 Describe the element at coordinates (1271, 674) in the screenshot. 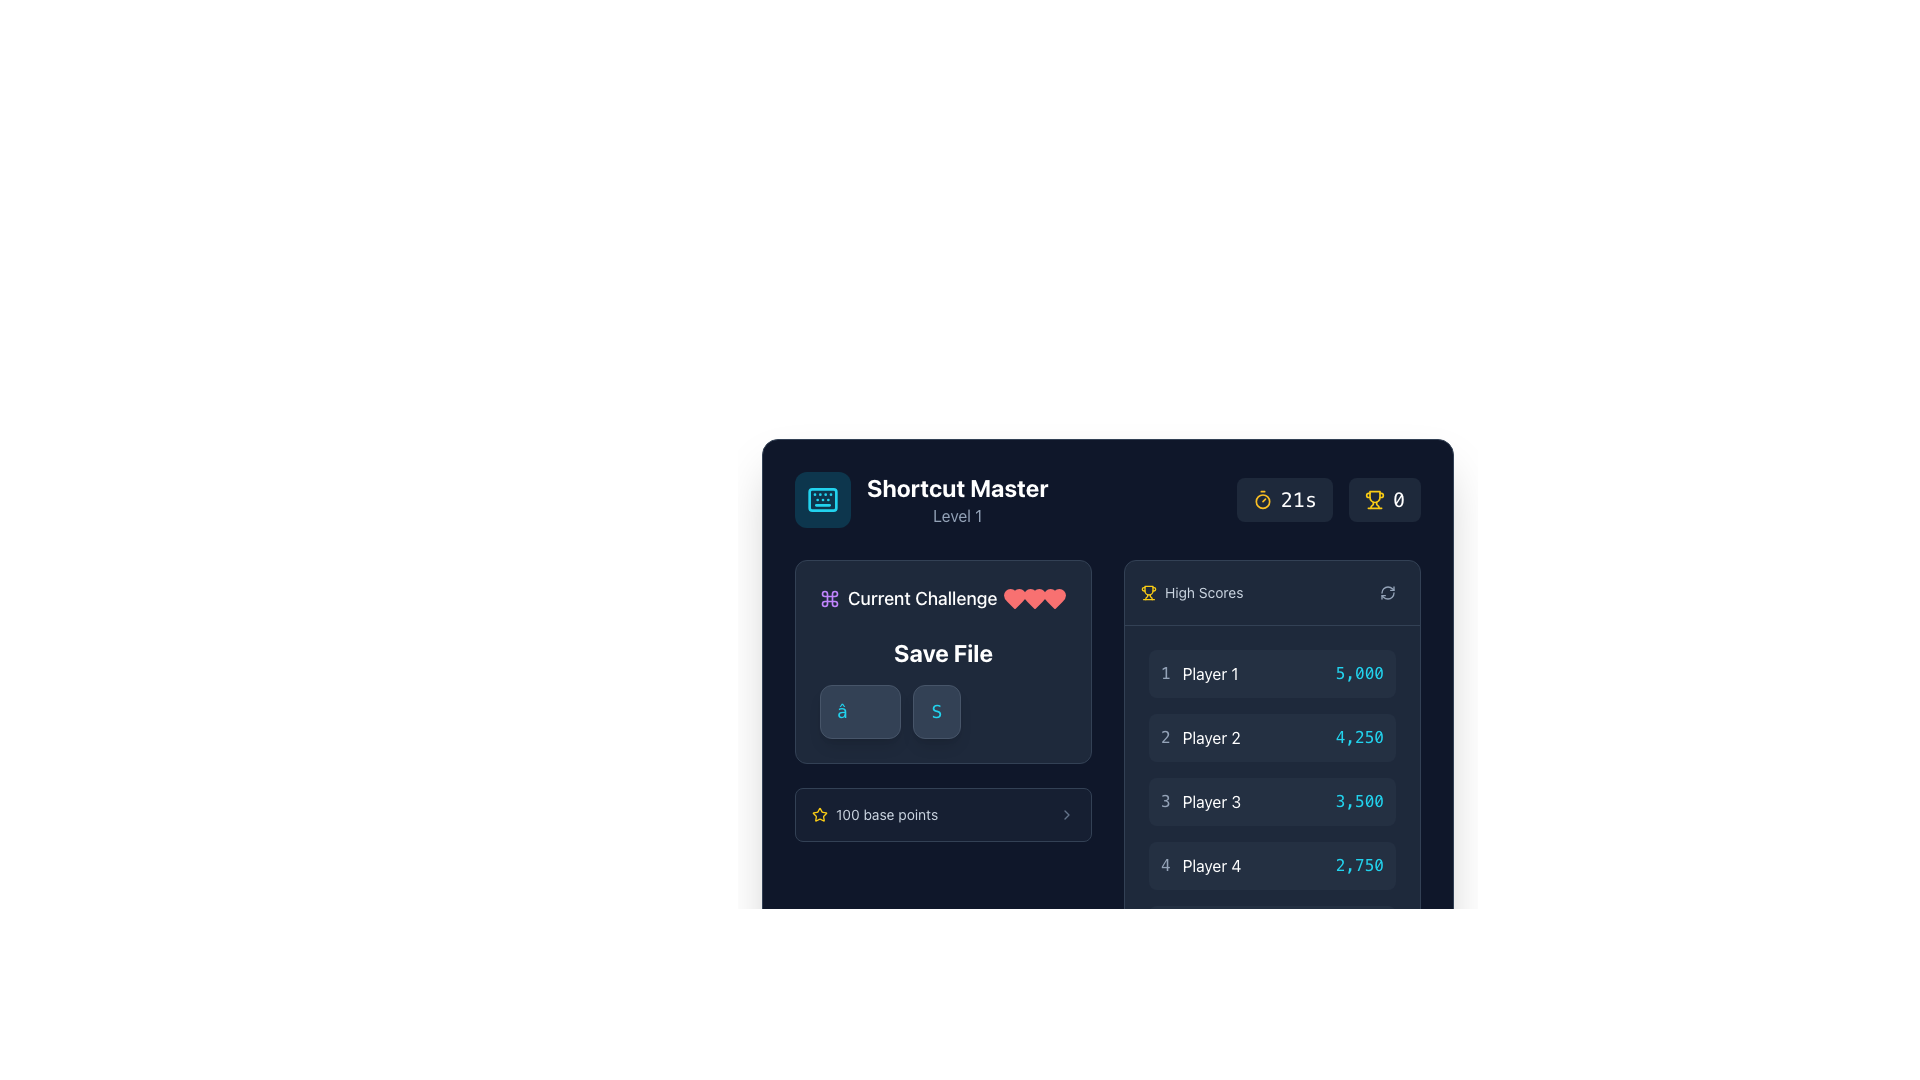

I see `the first List item card in the high scores section, which displays the rank, player name, and score` at that location.